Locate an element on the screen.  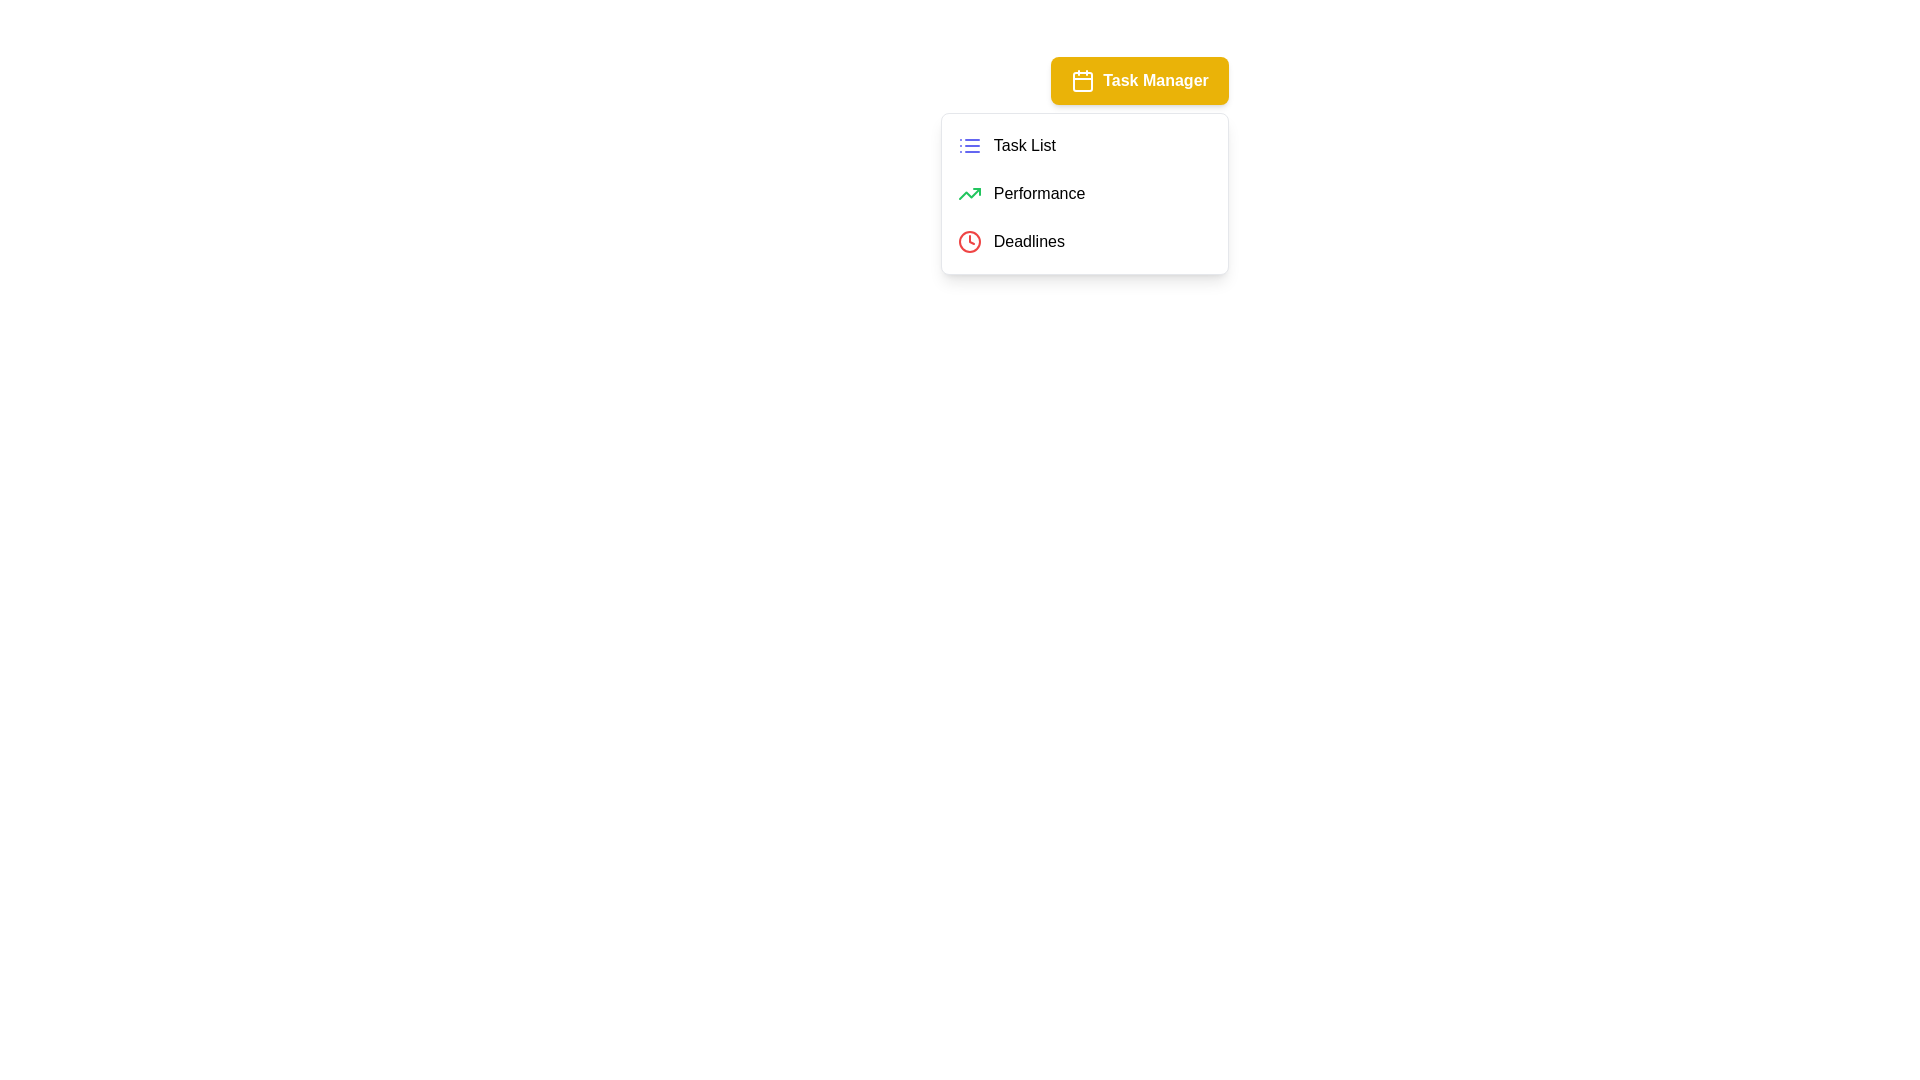
the menu item Task List from the TaskManagementMenu is located at coordinates (1083, 145).